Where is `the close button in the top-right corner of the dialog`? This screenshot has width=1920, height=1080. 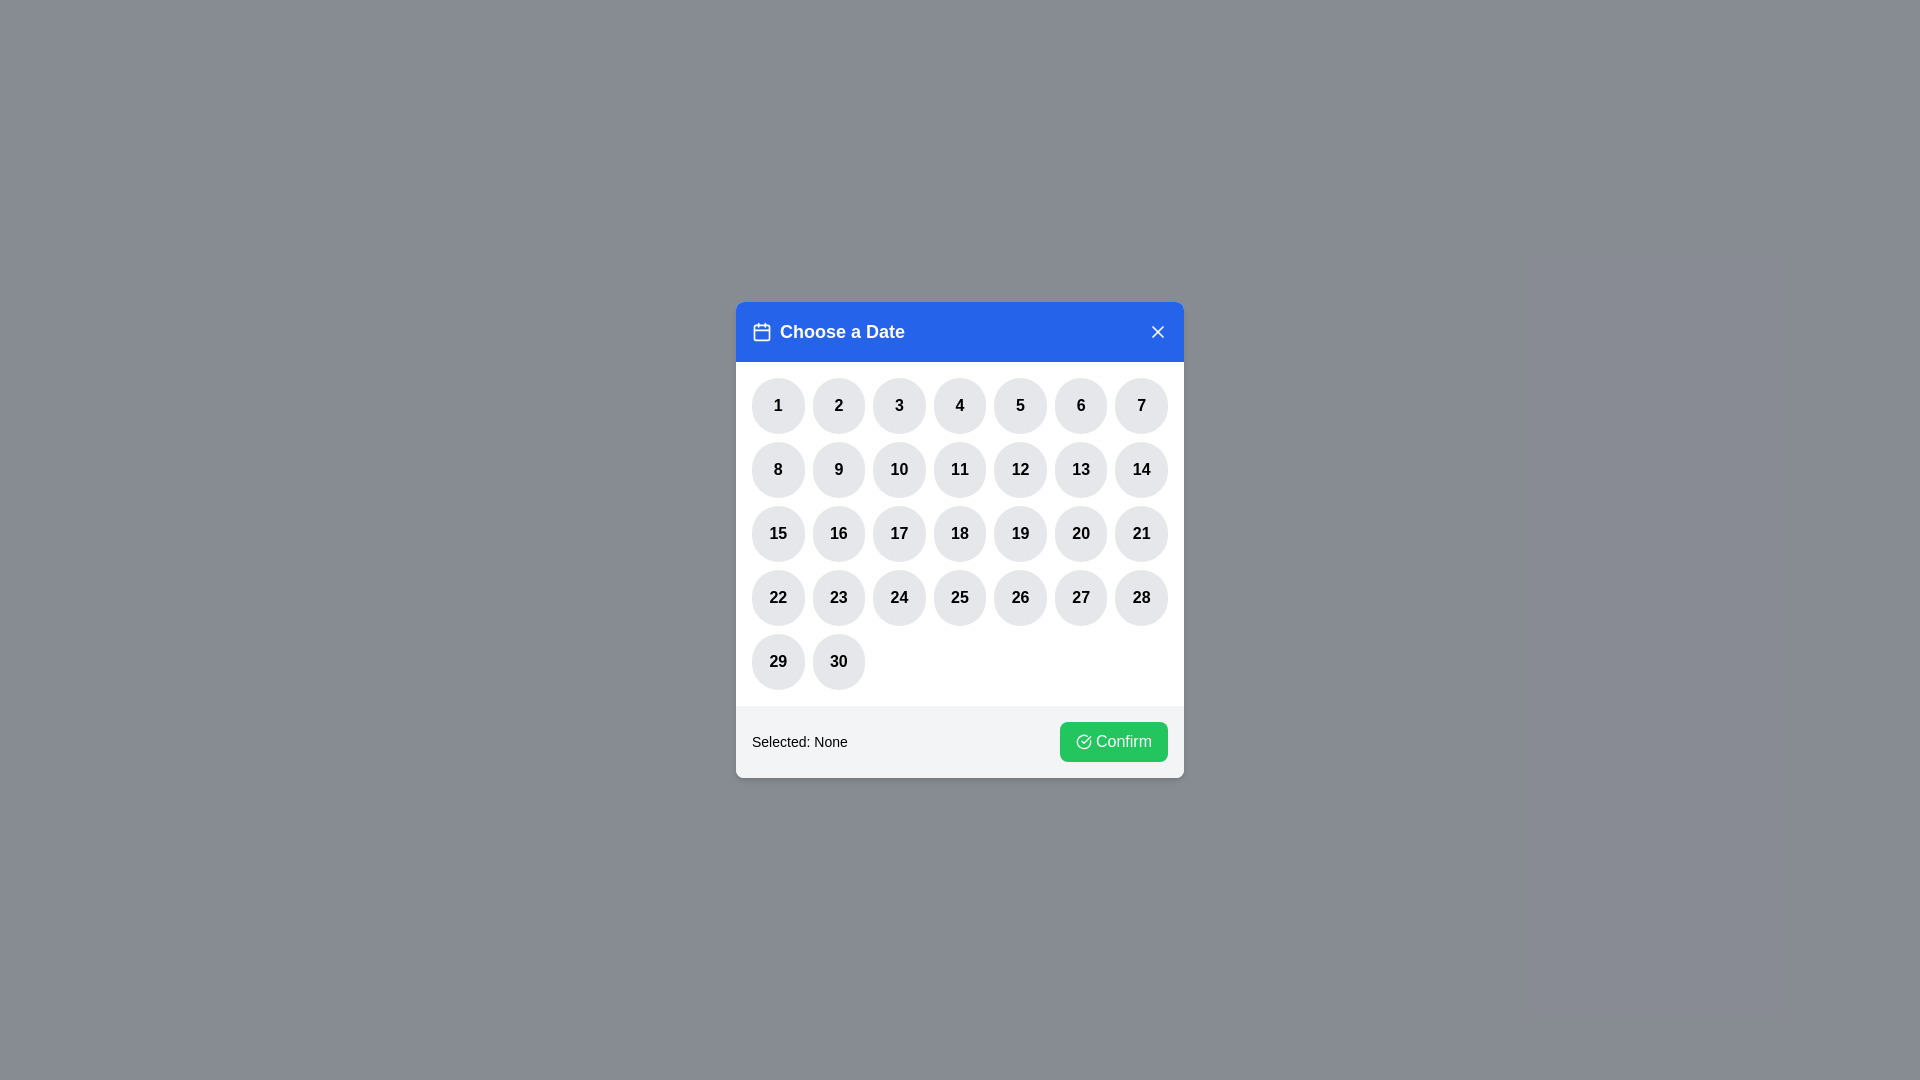
the close button in the top-right corner of the dialog is located at coordinates (1157, 330).